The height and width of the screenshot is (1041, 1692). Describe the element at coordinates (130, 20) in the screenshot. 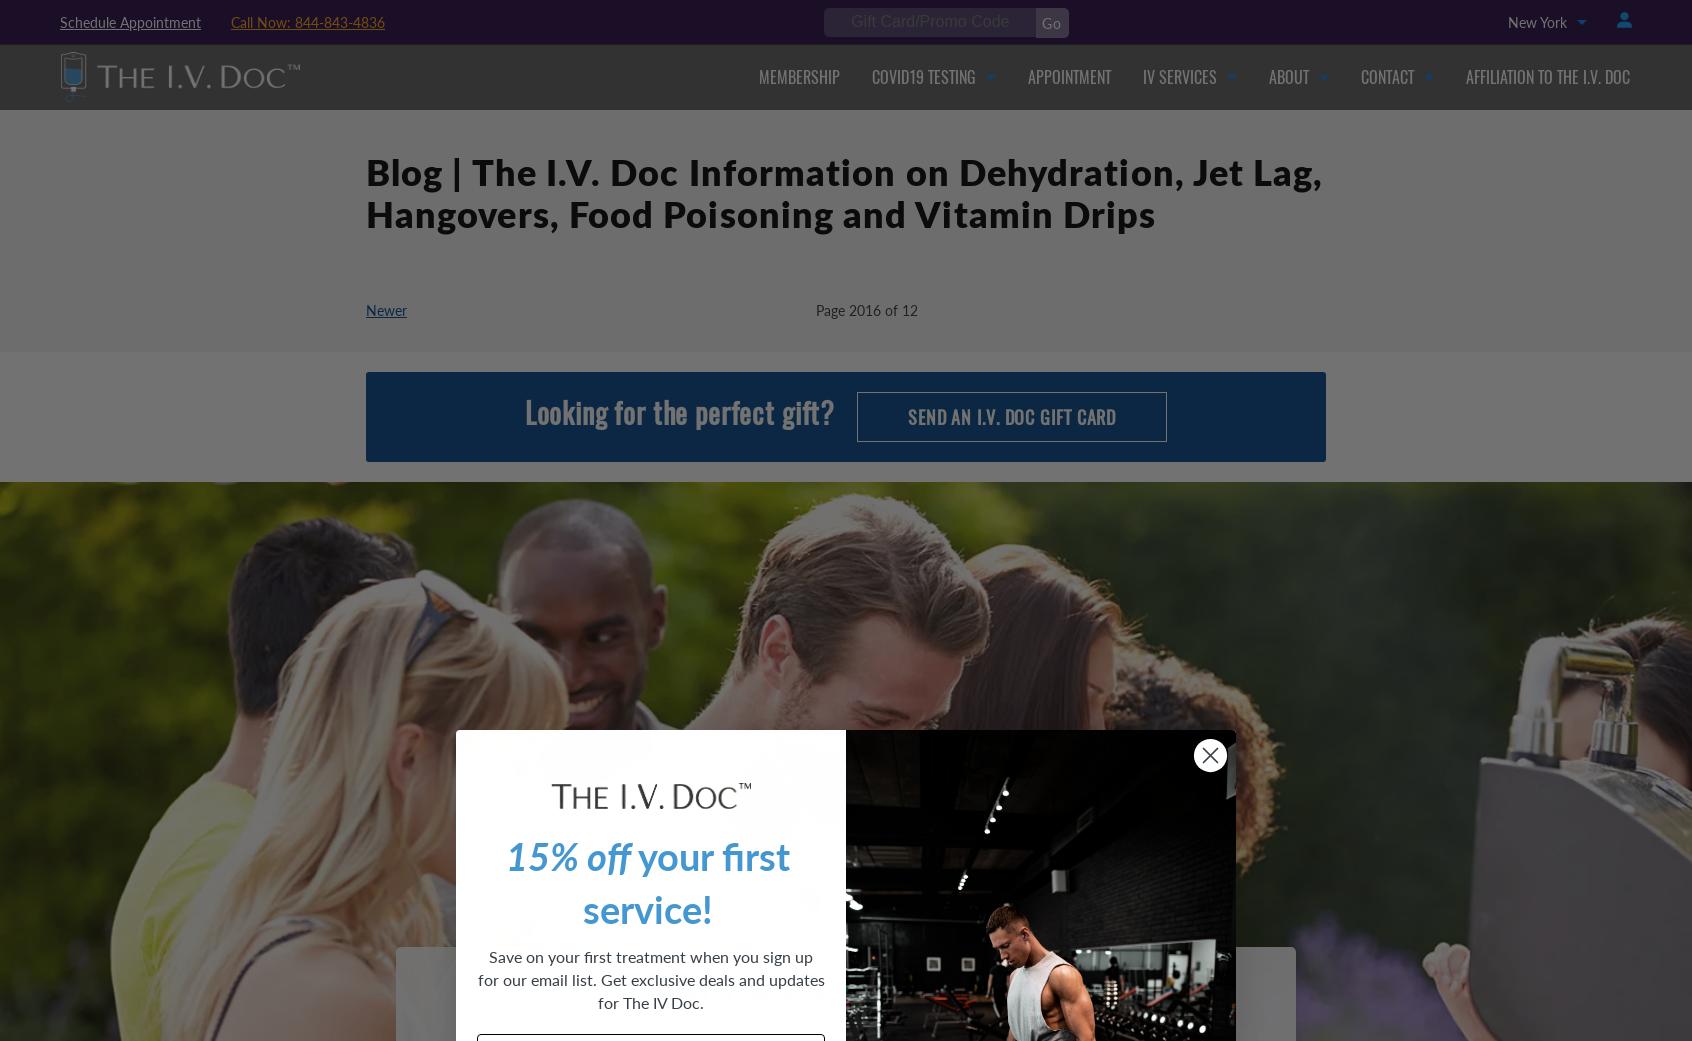

I see `'Schedule Appointment'` at that location.